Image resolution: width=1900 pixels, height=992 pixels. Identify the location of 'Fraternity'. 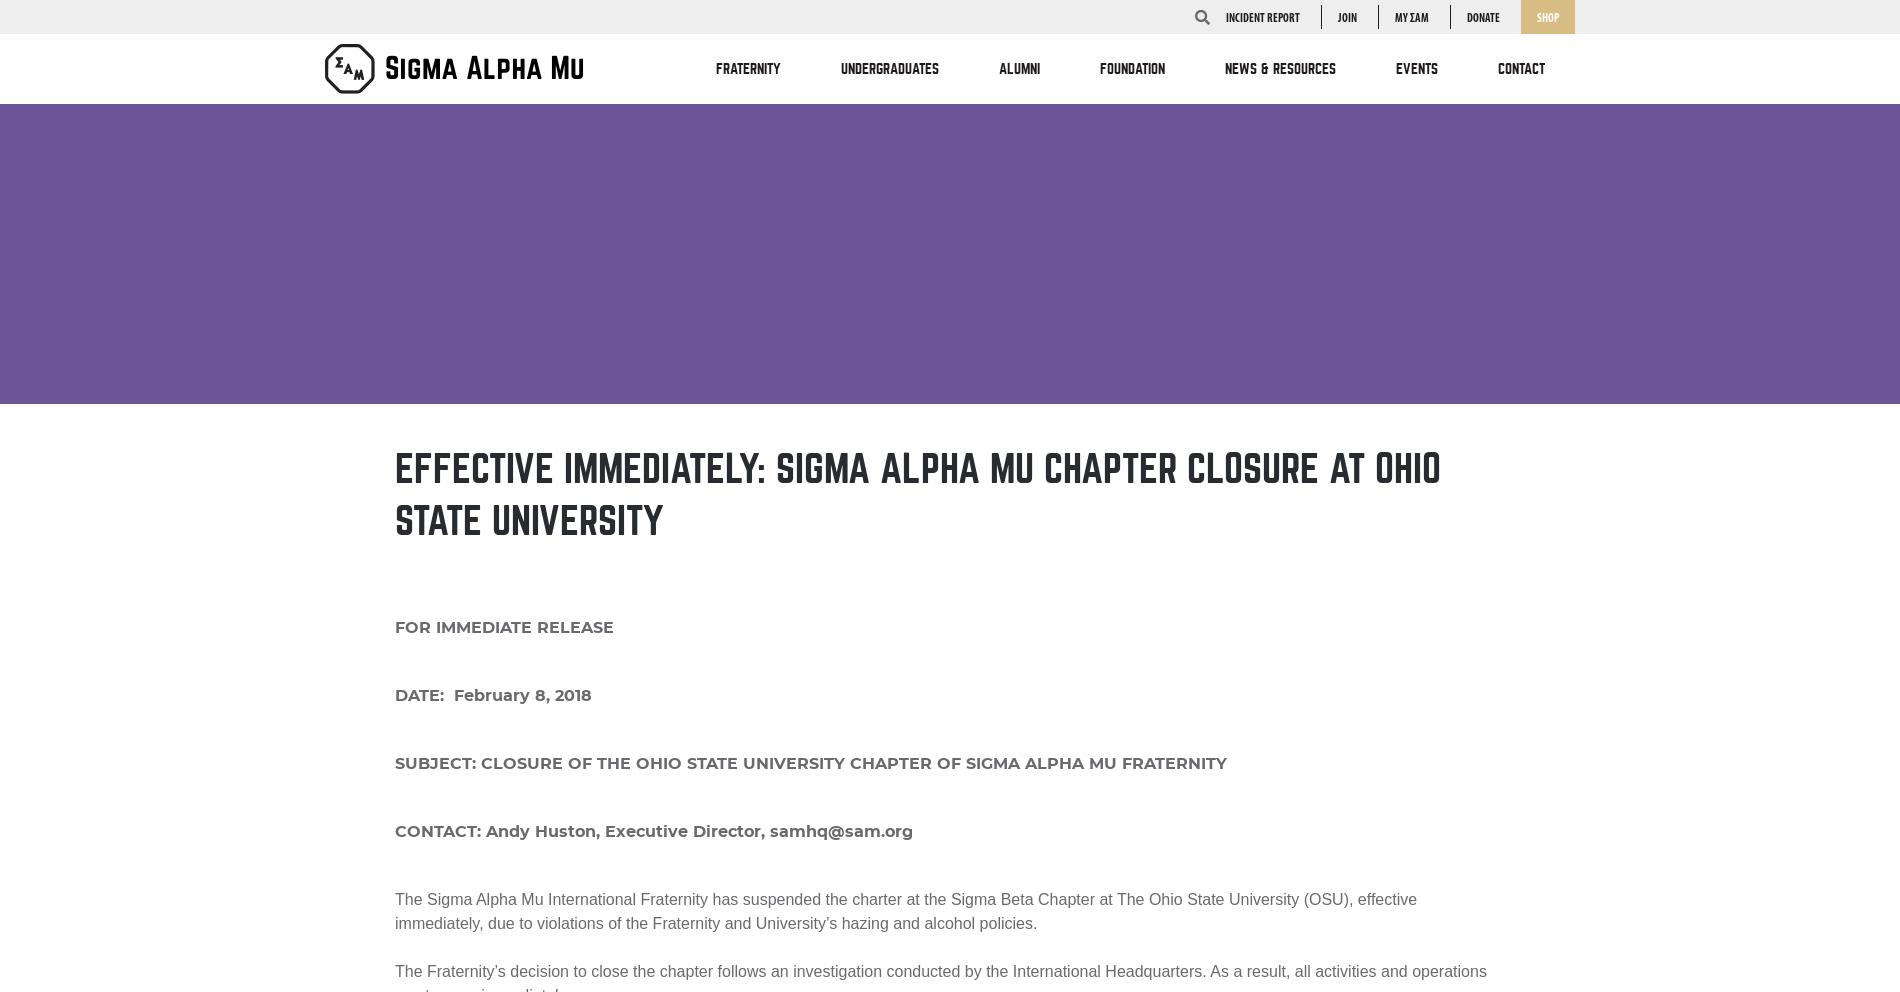
(747, 69).